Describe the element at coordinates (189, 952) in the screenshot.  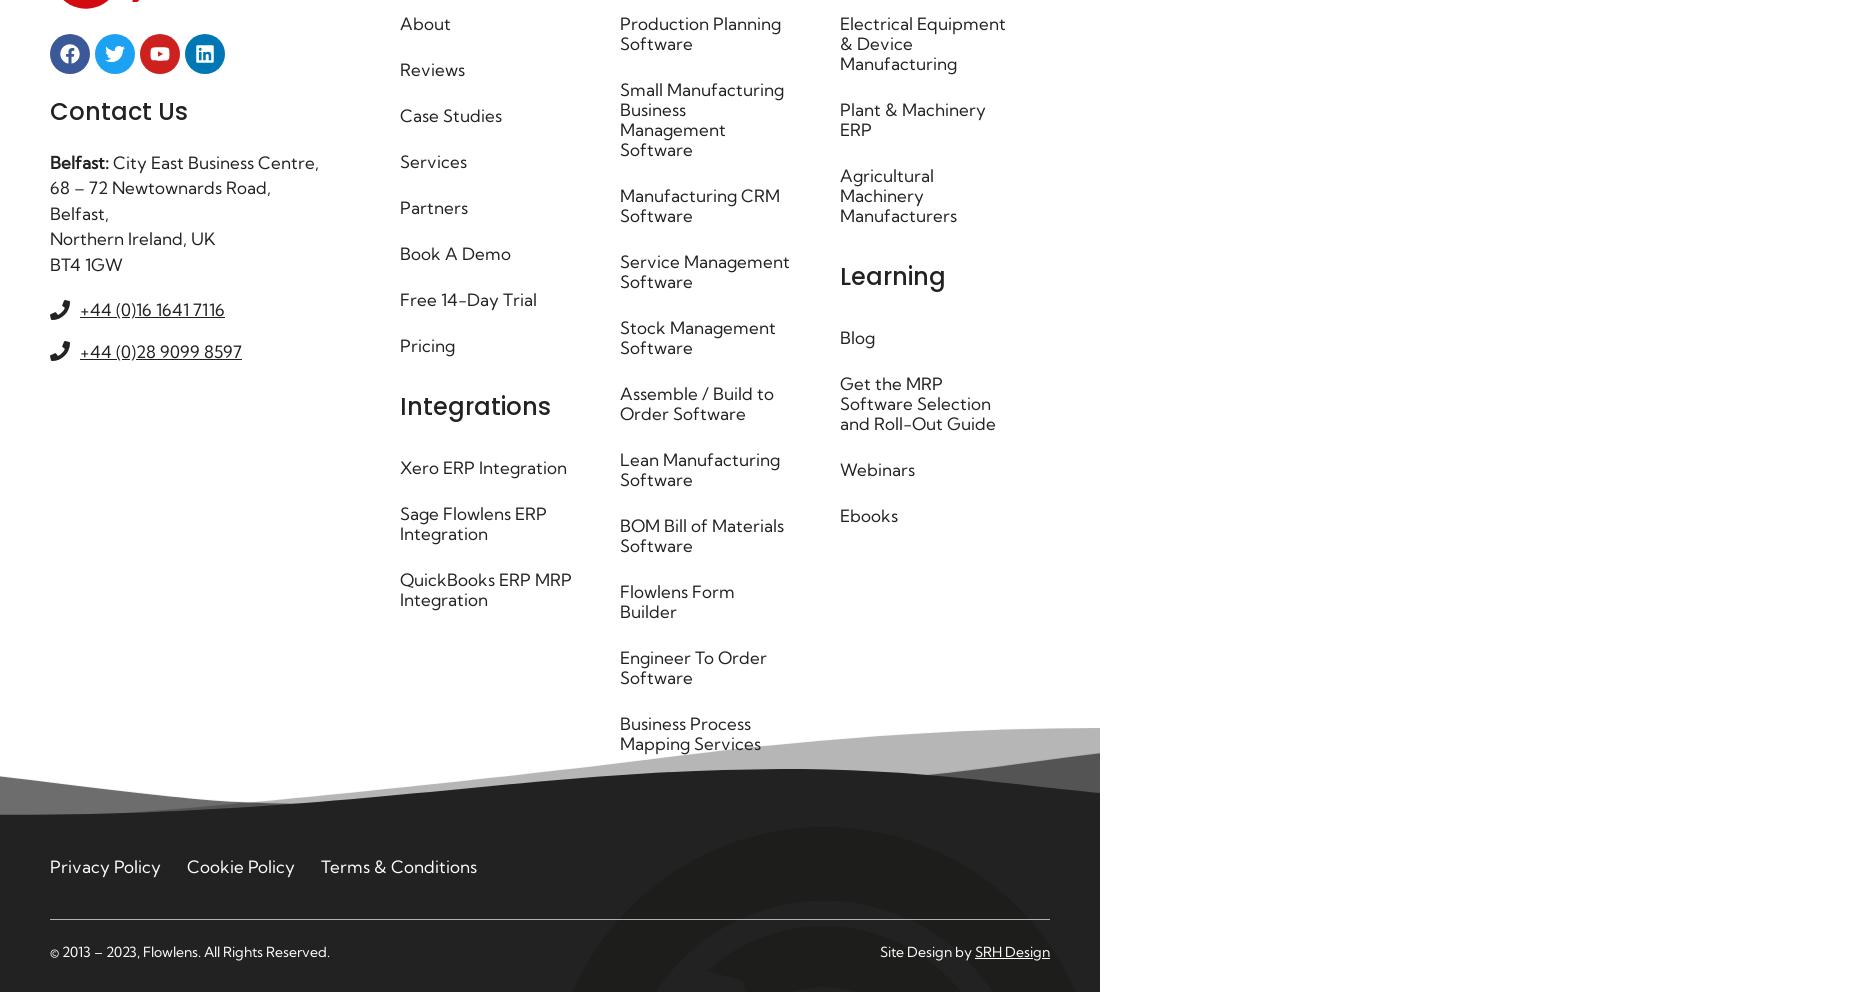
I see `'© 2013 – 2023, Flowlens. All Rights Reserved.'` at that location.